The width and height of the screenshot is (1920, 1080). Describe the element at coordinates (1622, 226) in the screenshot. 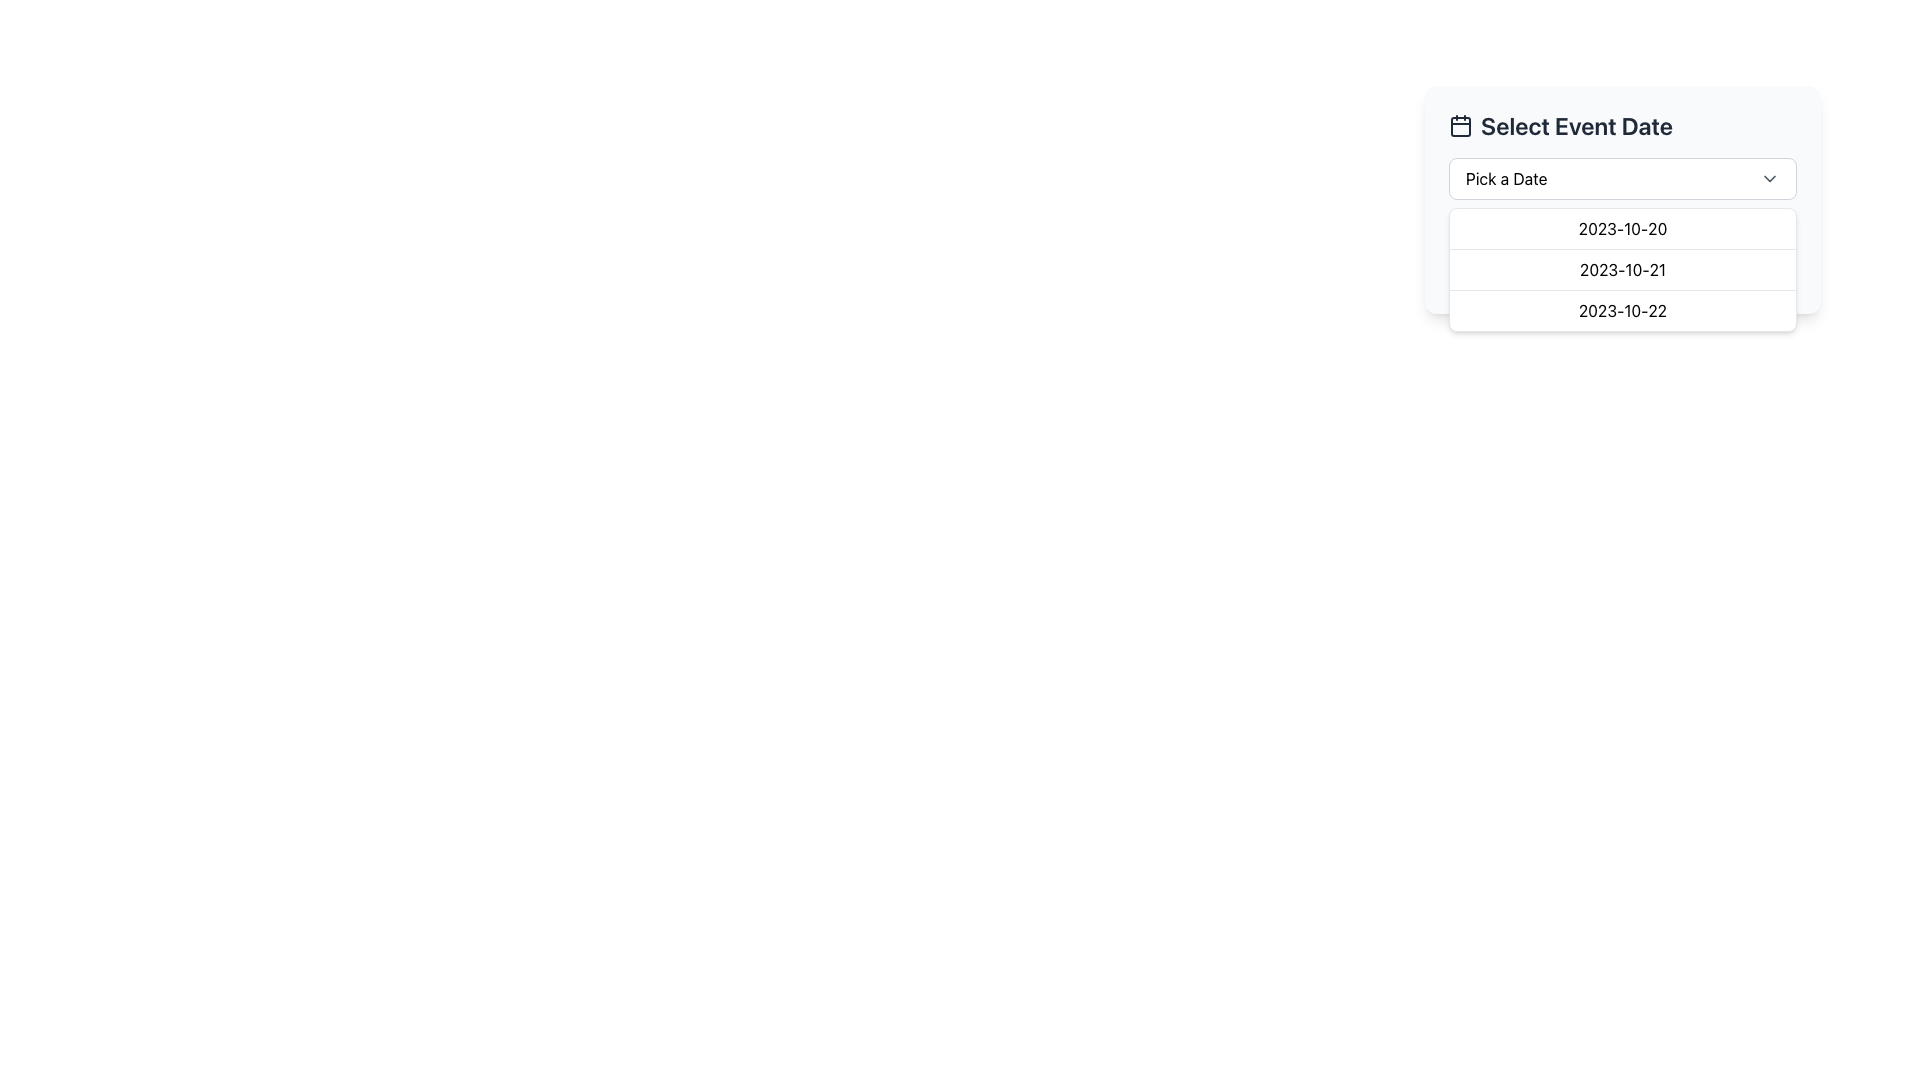

I see `the text label component that provides context for the event description input field` at that location.